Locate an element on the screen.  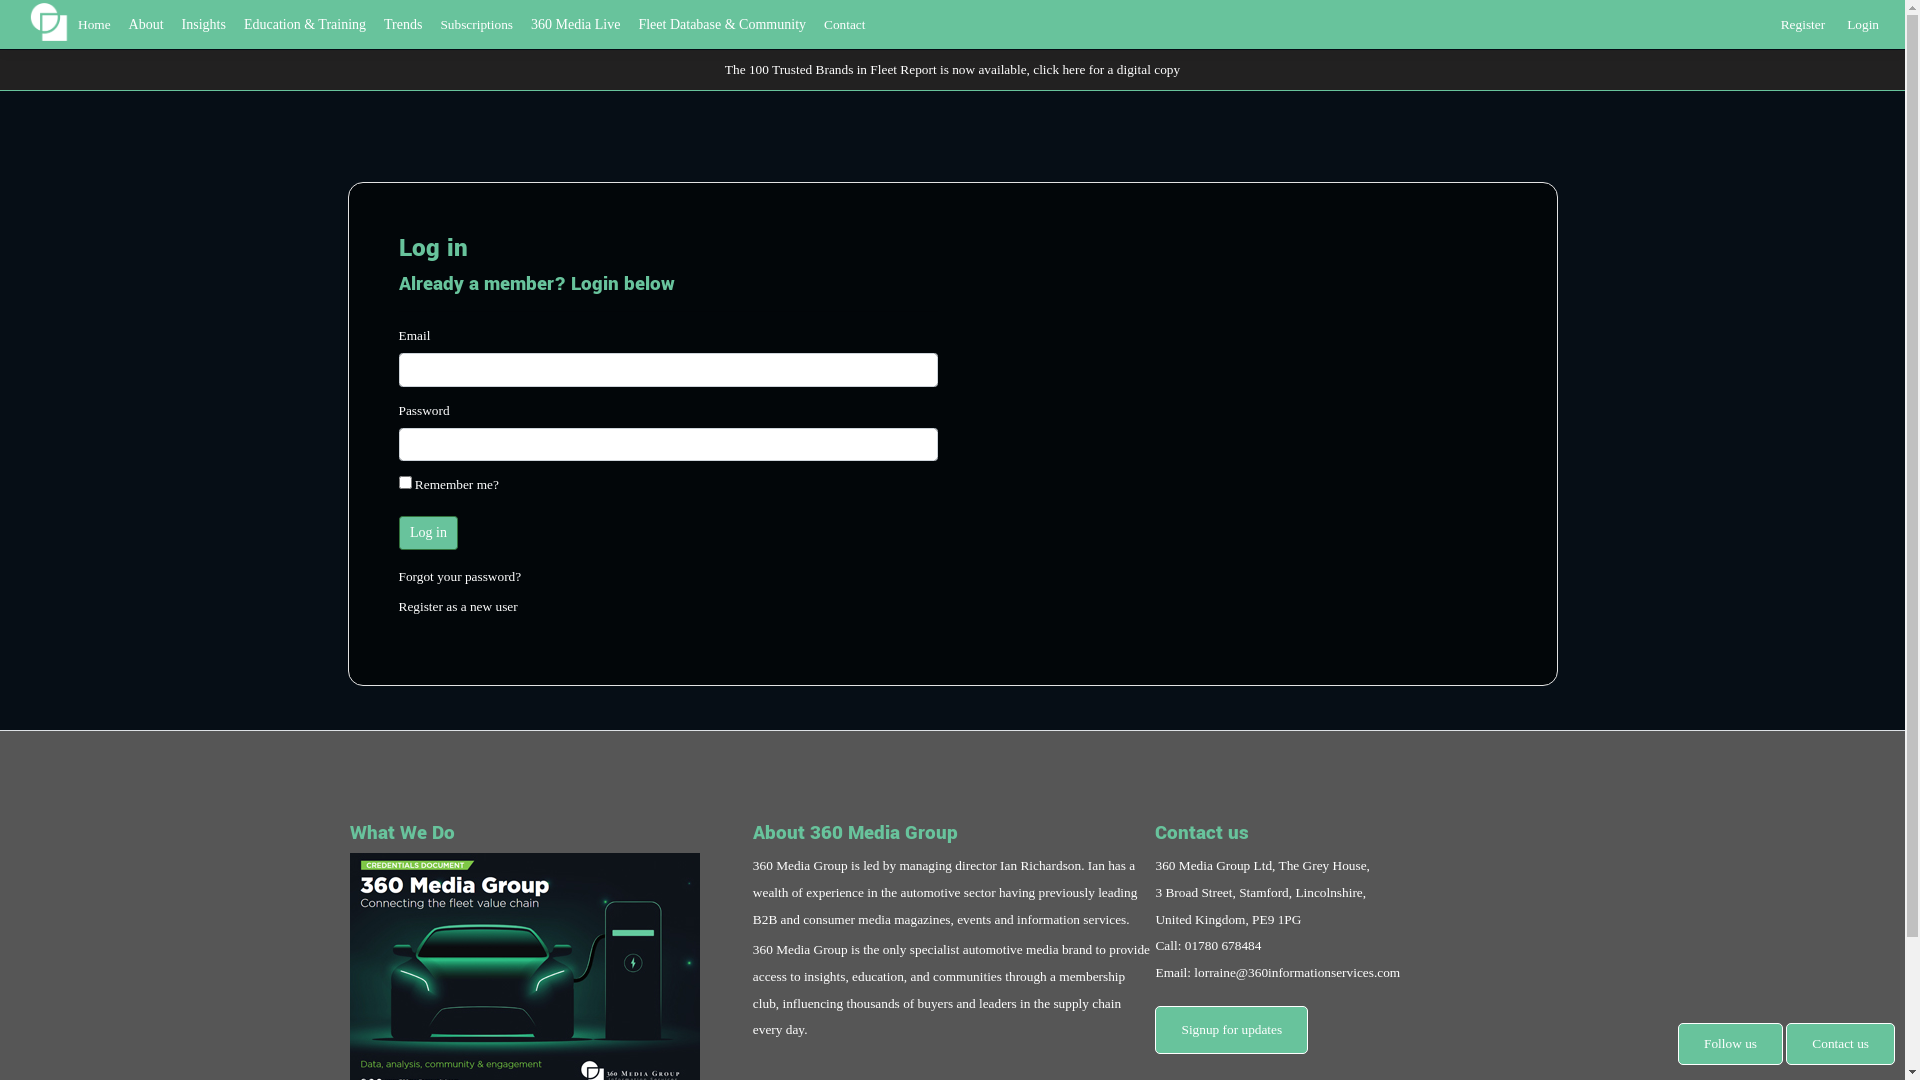
'Contact' is located at coordinates (844, 24).